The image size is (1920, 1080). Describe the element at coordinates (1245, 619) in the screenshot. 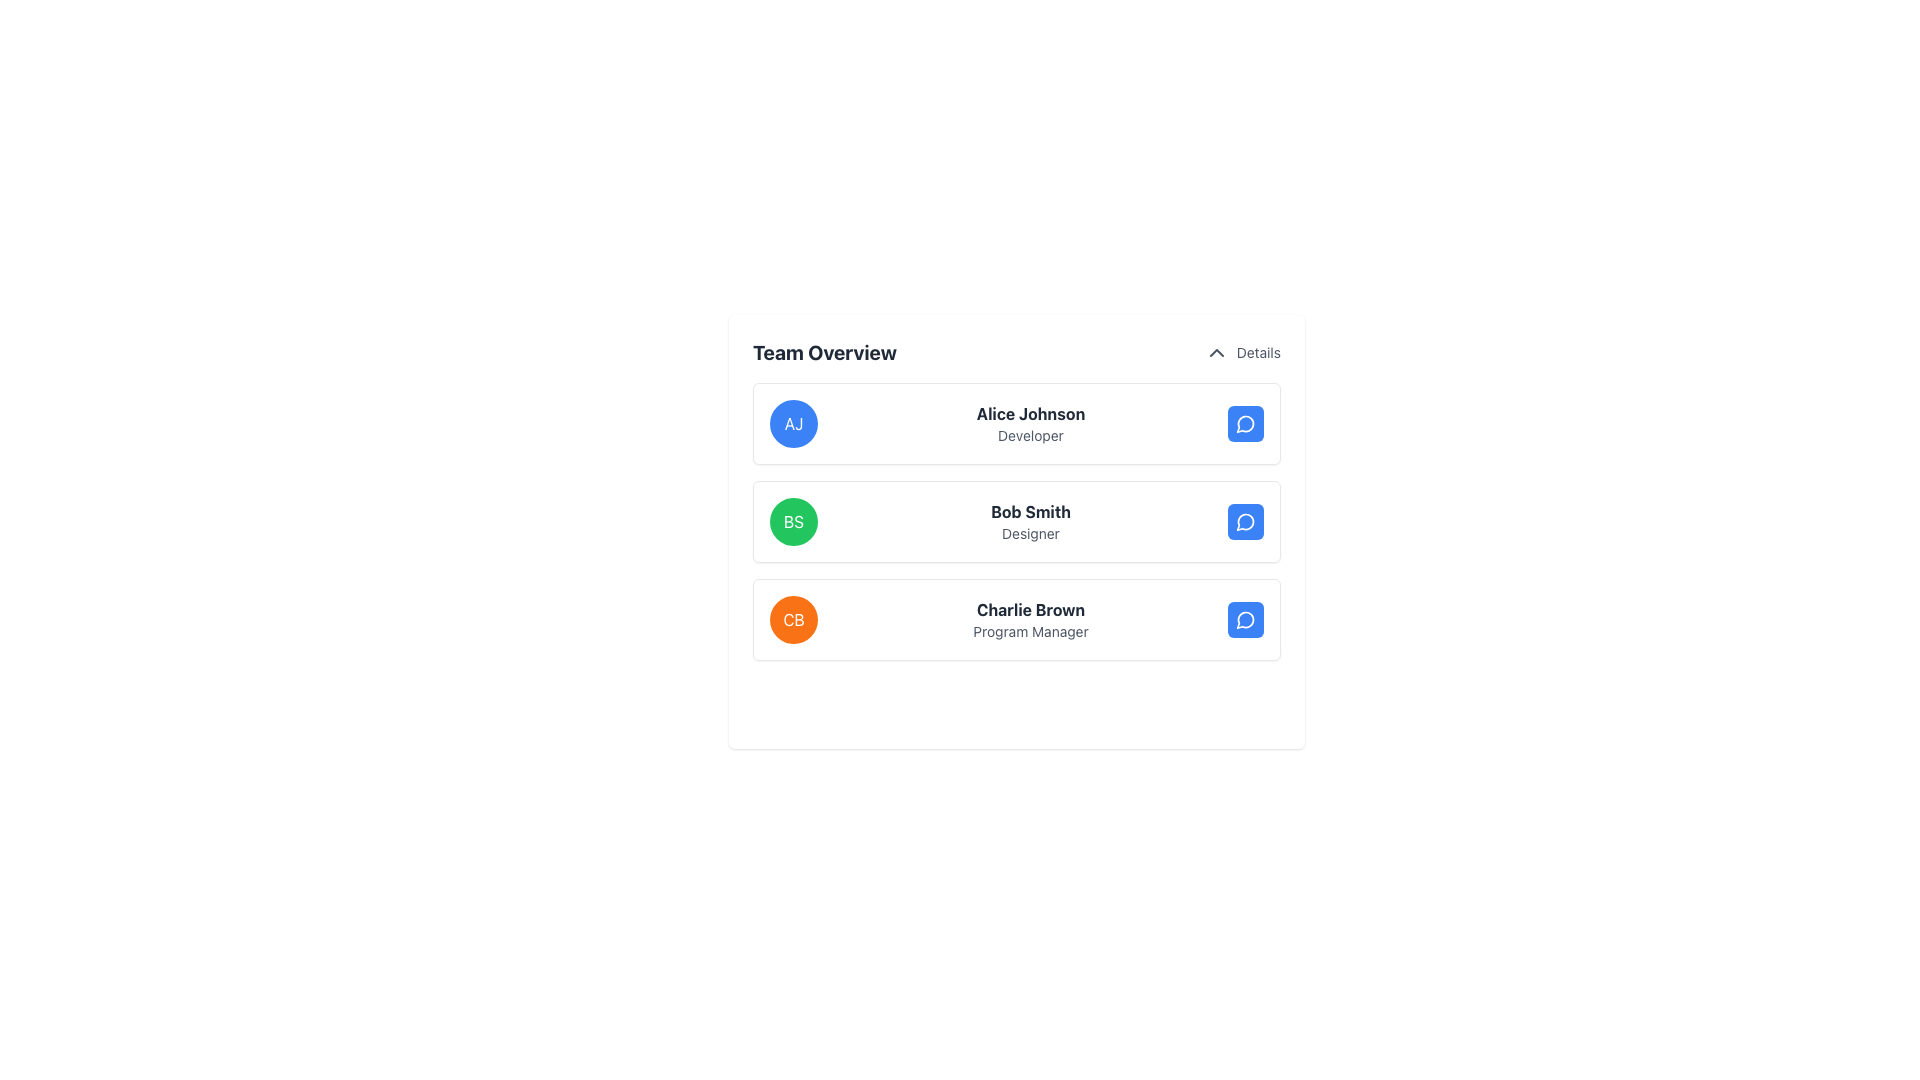

I see `the interactive button located at the top-right corner of the cell for 'Charlie Brown, Program Manager'` at that location.